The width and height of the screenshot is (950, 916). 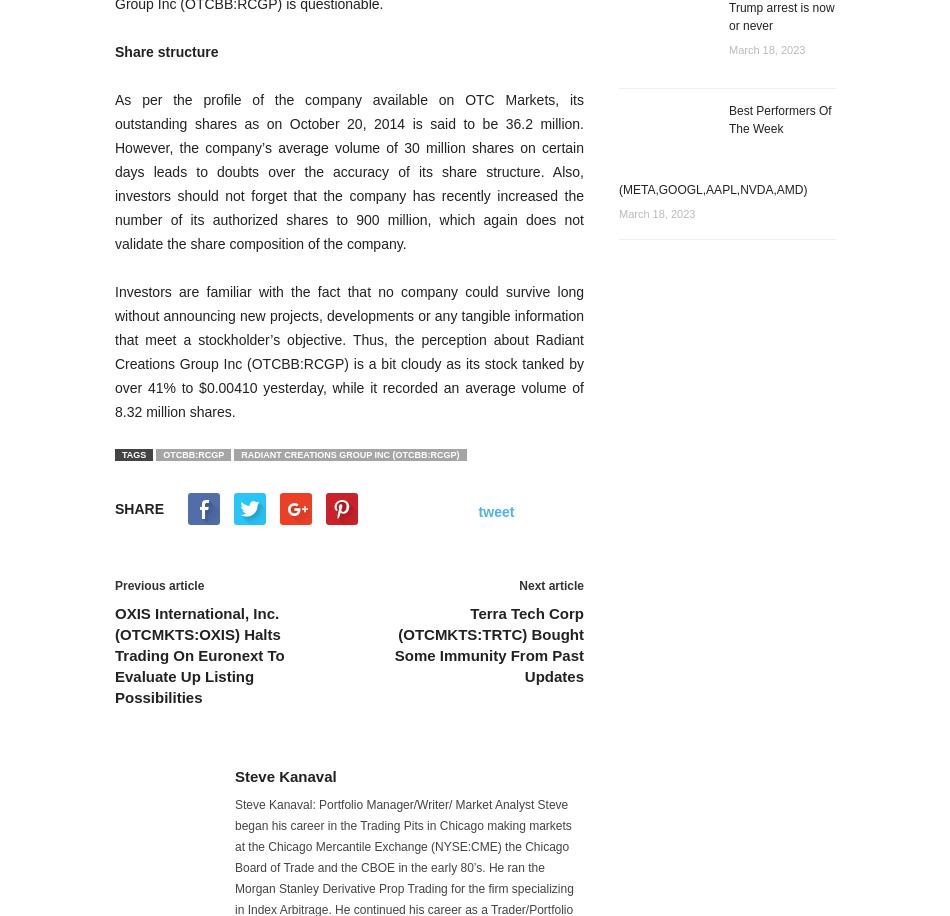 I want to click on 'OTCBB:RCGP', so click(x=193, y=453).